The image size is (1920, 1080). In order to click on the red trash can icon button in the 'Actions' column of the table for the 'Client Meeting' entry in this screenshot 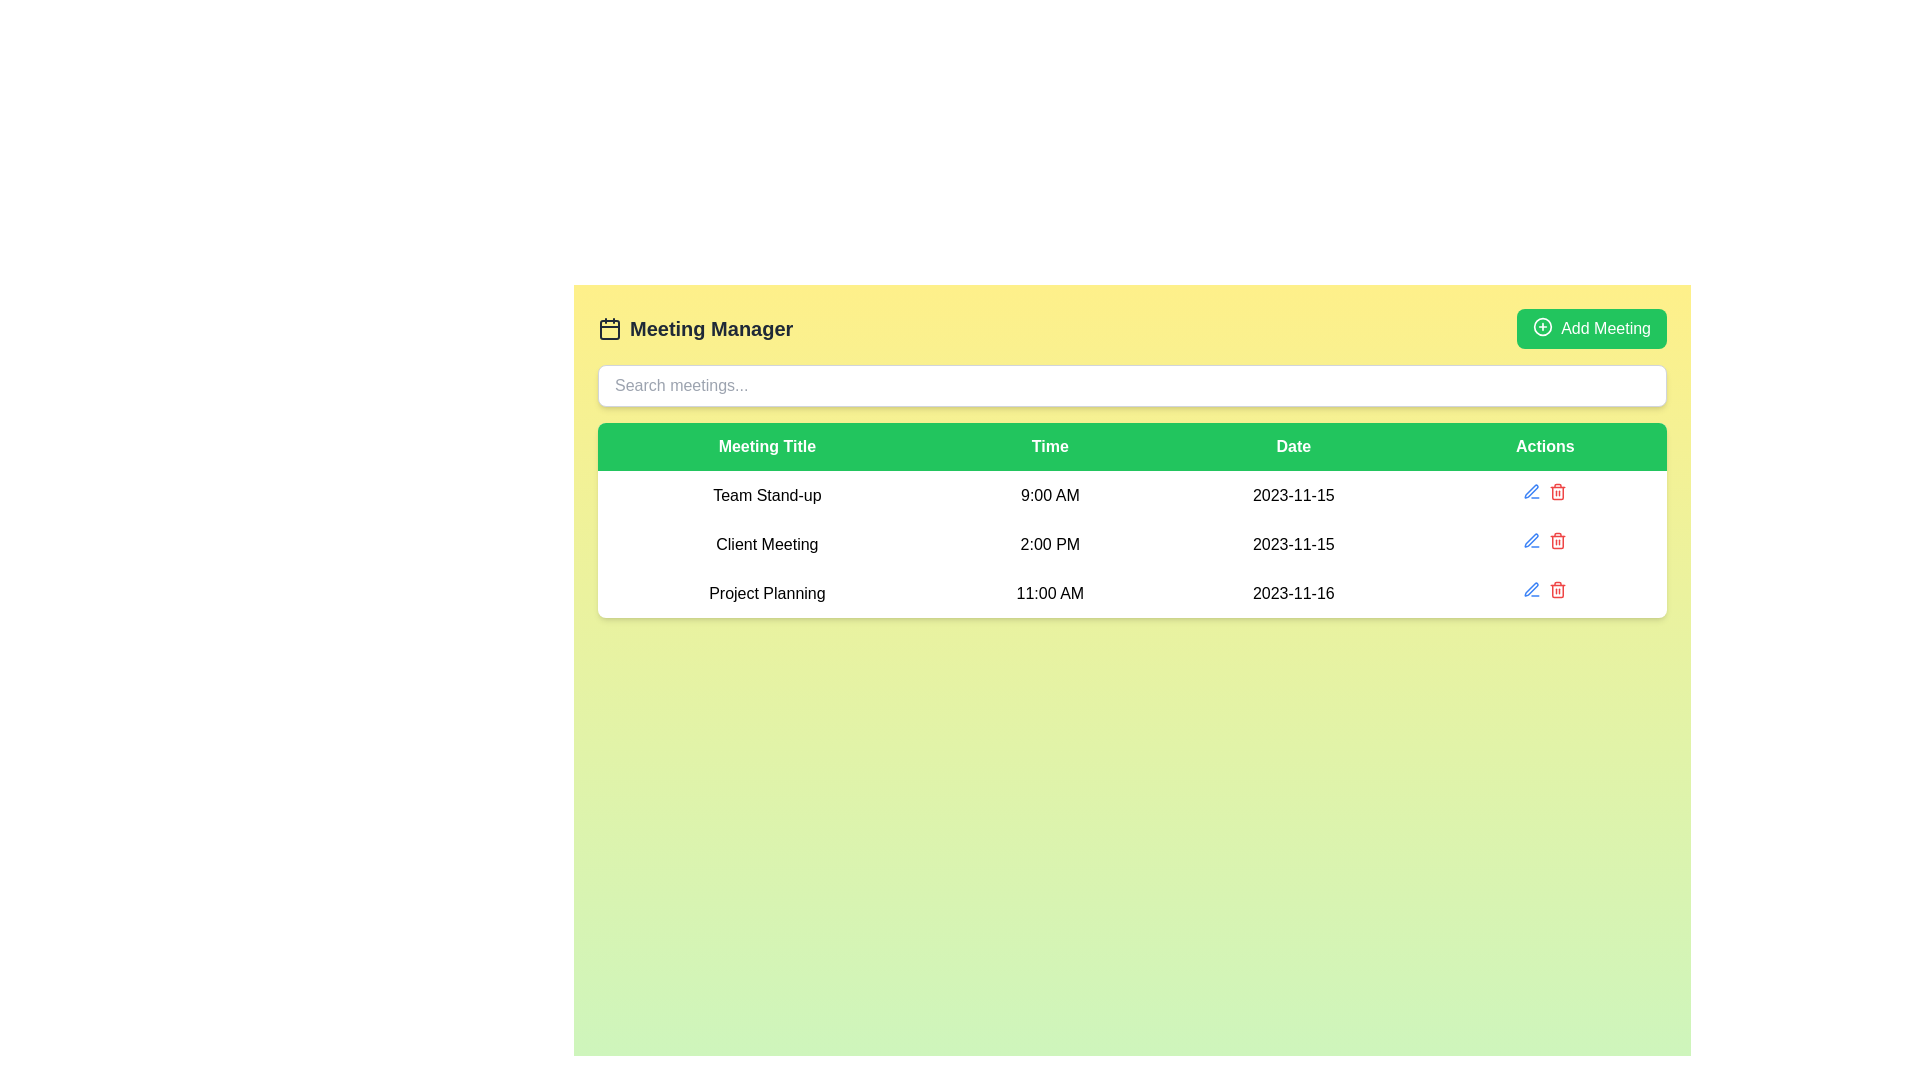, I will do `click(1557, 589)`.